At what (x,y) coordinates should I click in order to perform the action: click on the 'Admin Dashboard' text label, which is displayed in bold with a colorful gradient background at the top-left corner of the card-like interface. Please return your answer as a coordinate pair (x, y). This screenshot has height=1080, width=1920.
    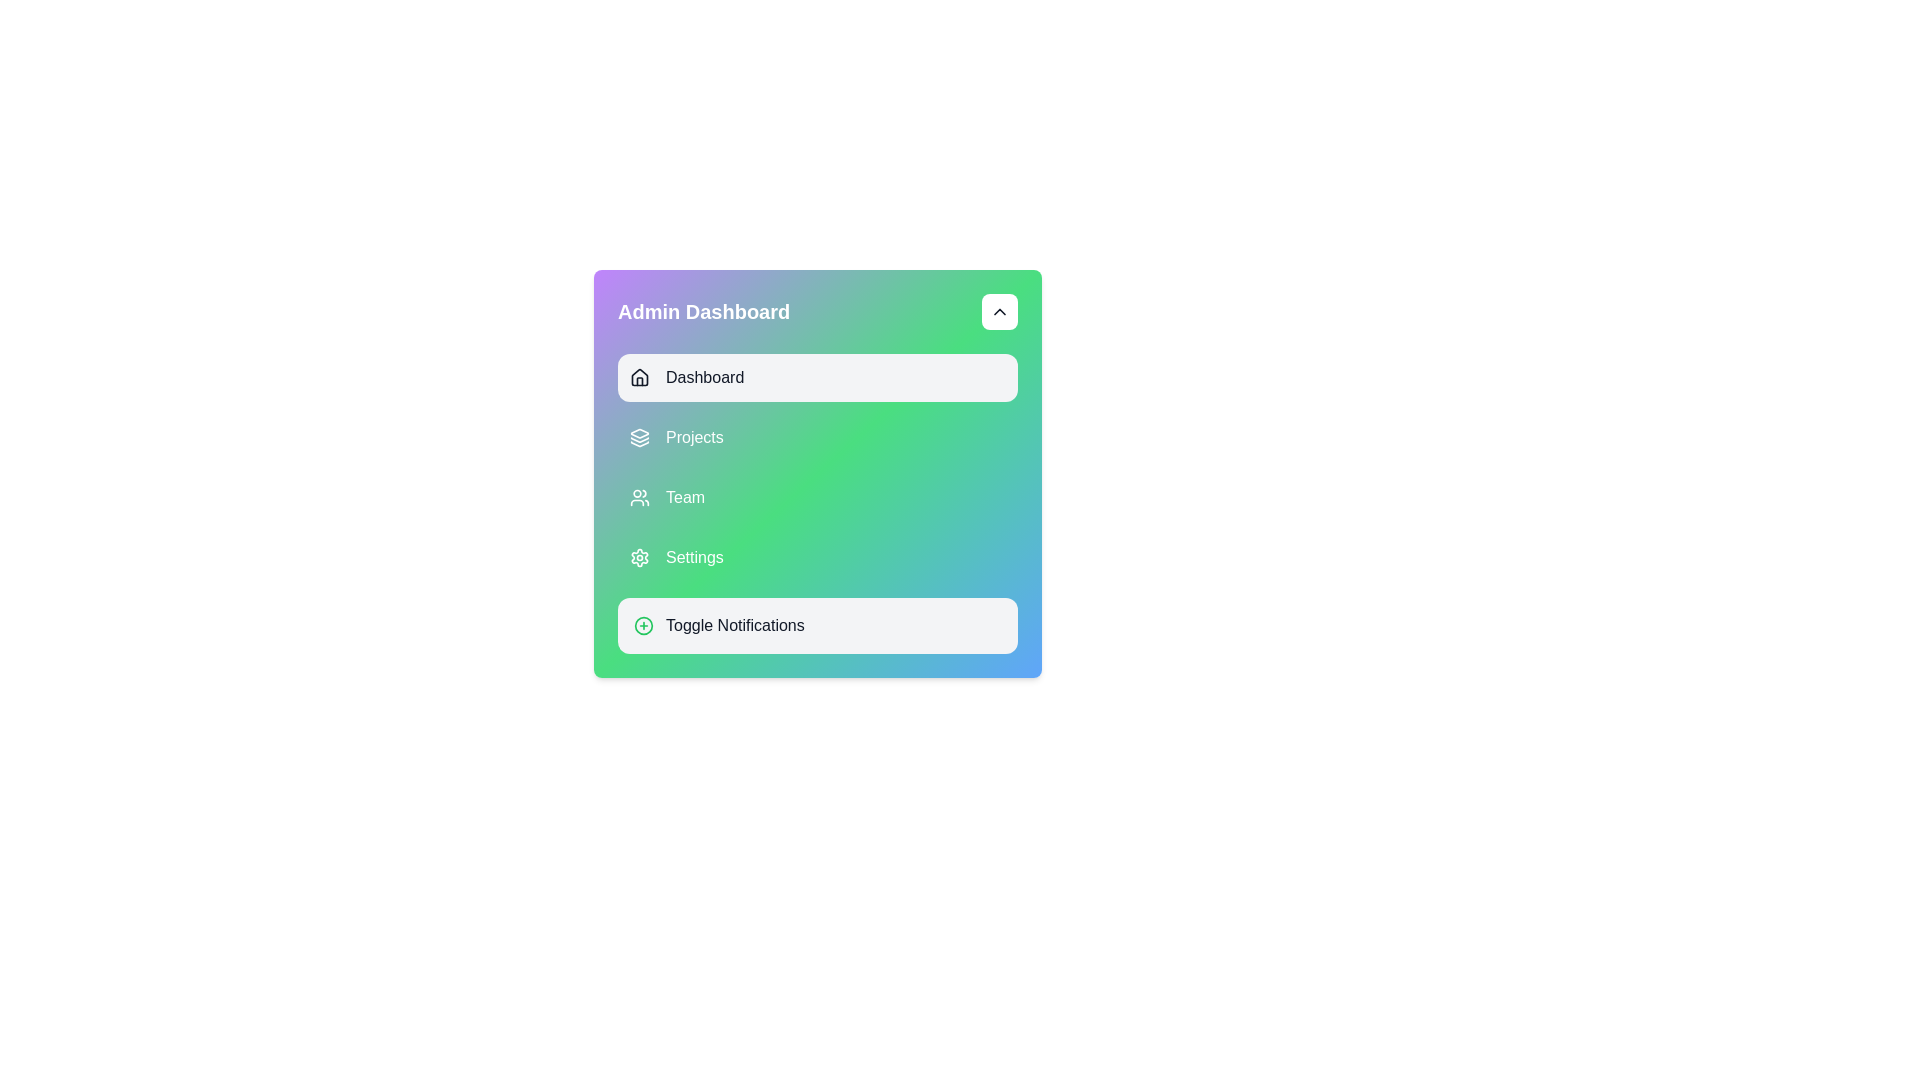
    Looking at the image, I should click on (704, 312).